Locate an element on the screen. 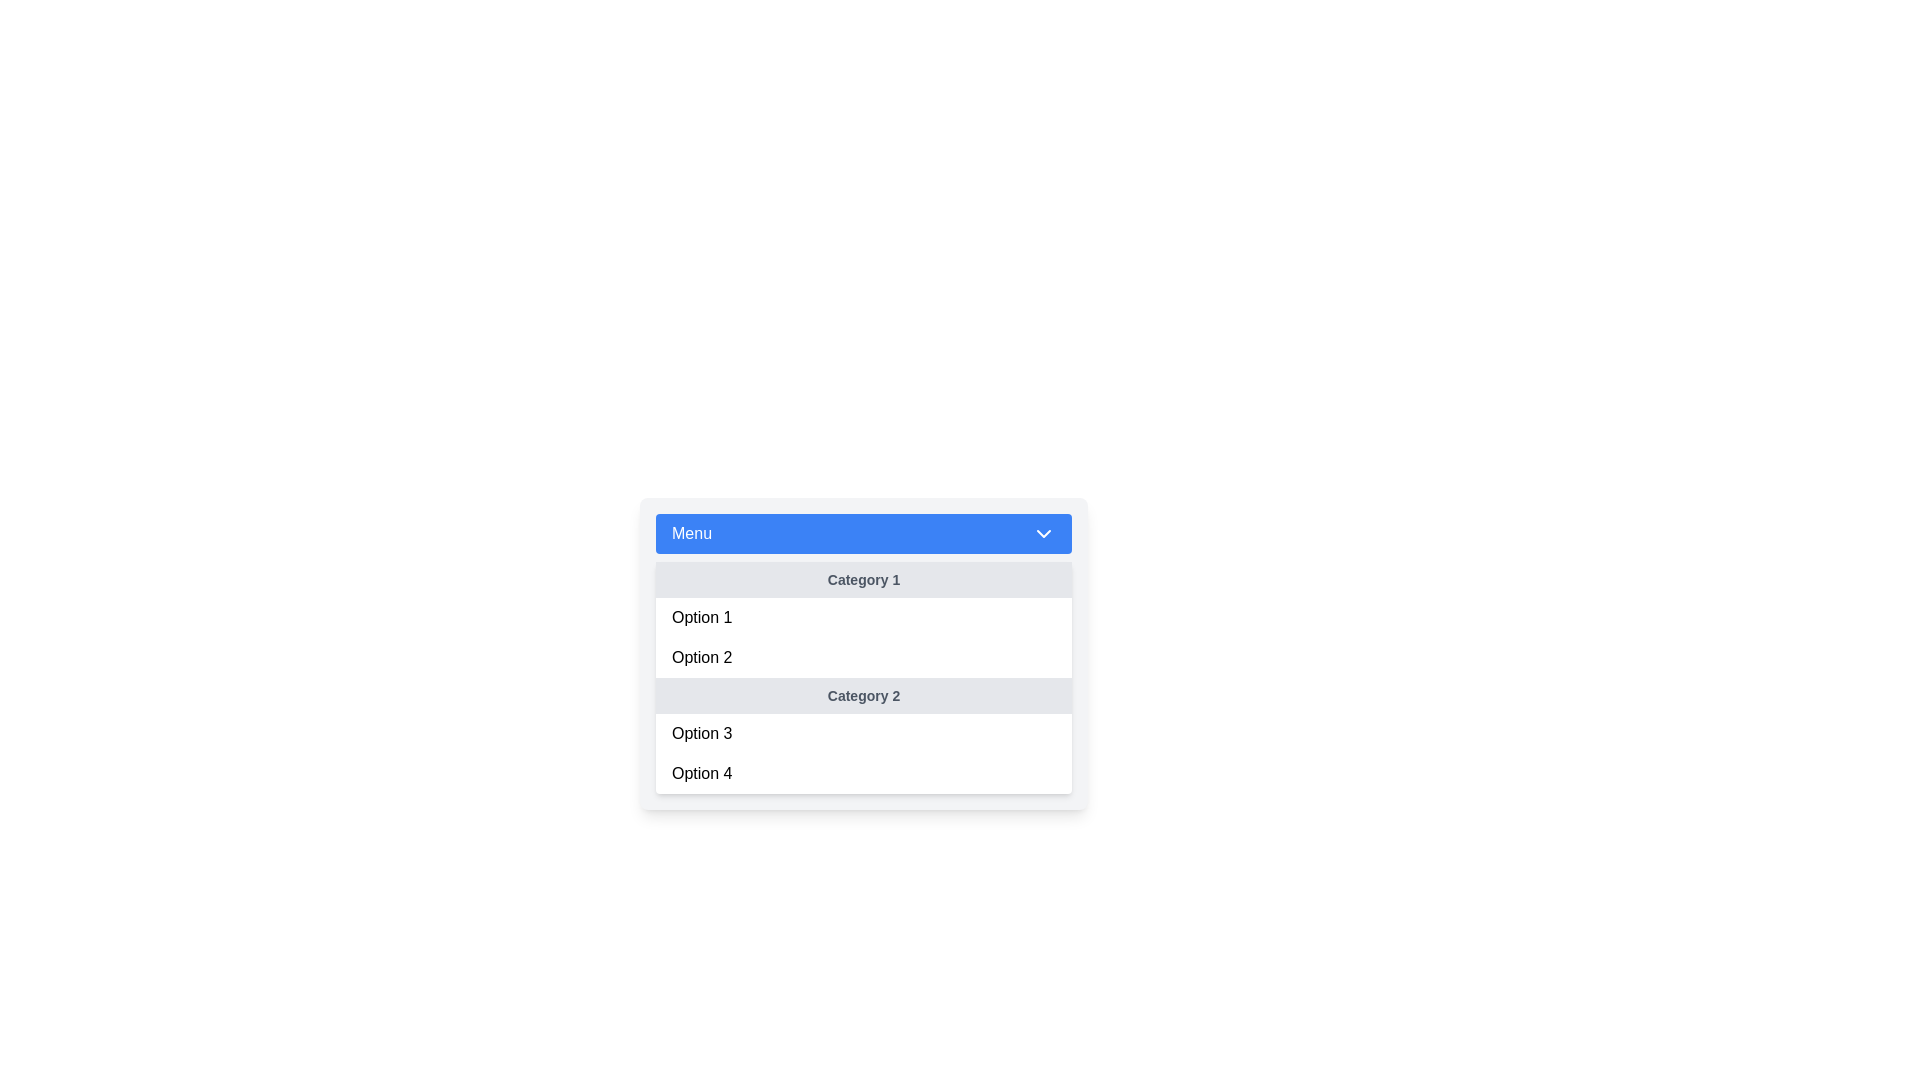 The height and width of the screenshot is (1080, 1920). the first option 'Option 1' in the Categorized Dropdown Section titled 'Category 1' is located at coordinates (864, 619).